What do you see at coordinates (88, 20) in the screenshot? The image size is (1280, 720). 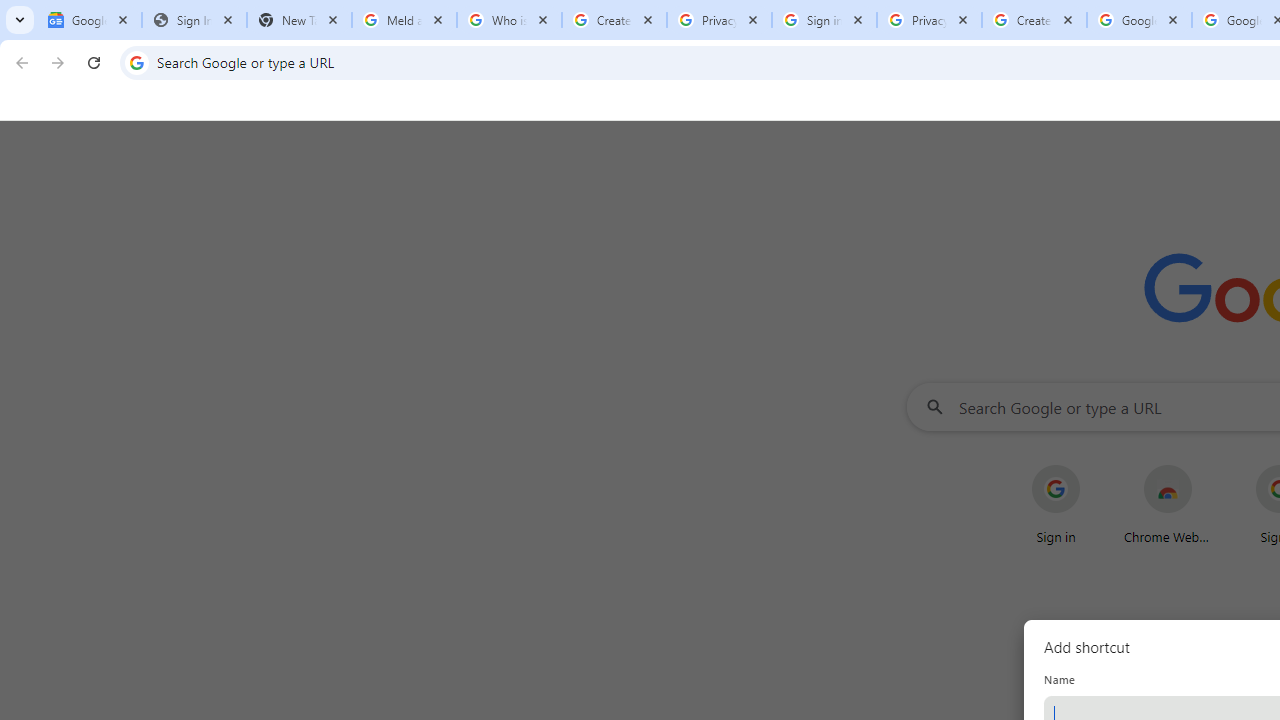 I see `'Google News'` at bounding box center [88, 20].